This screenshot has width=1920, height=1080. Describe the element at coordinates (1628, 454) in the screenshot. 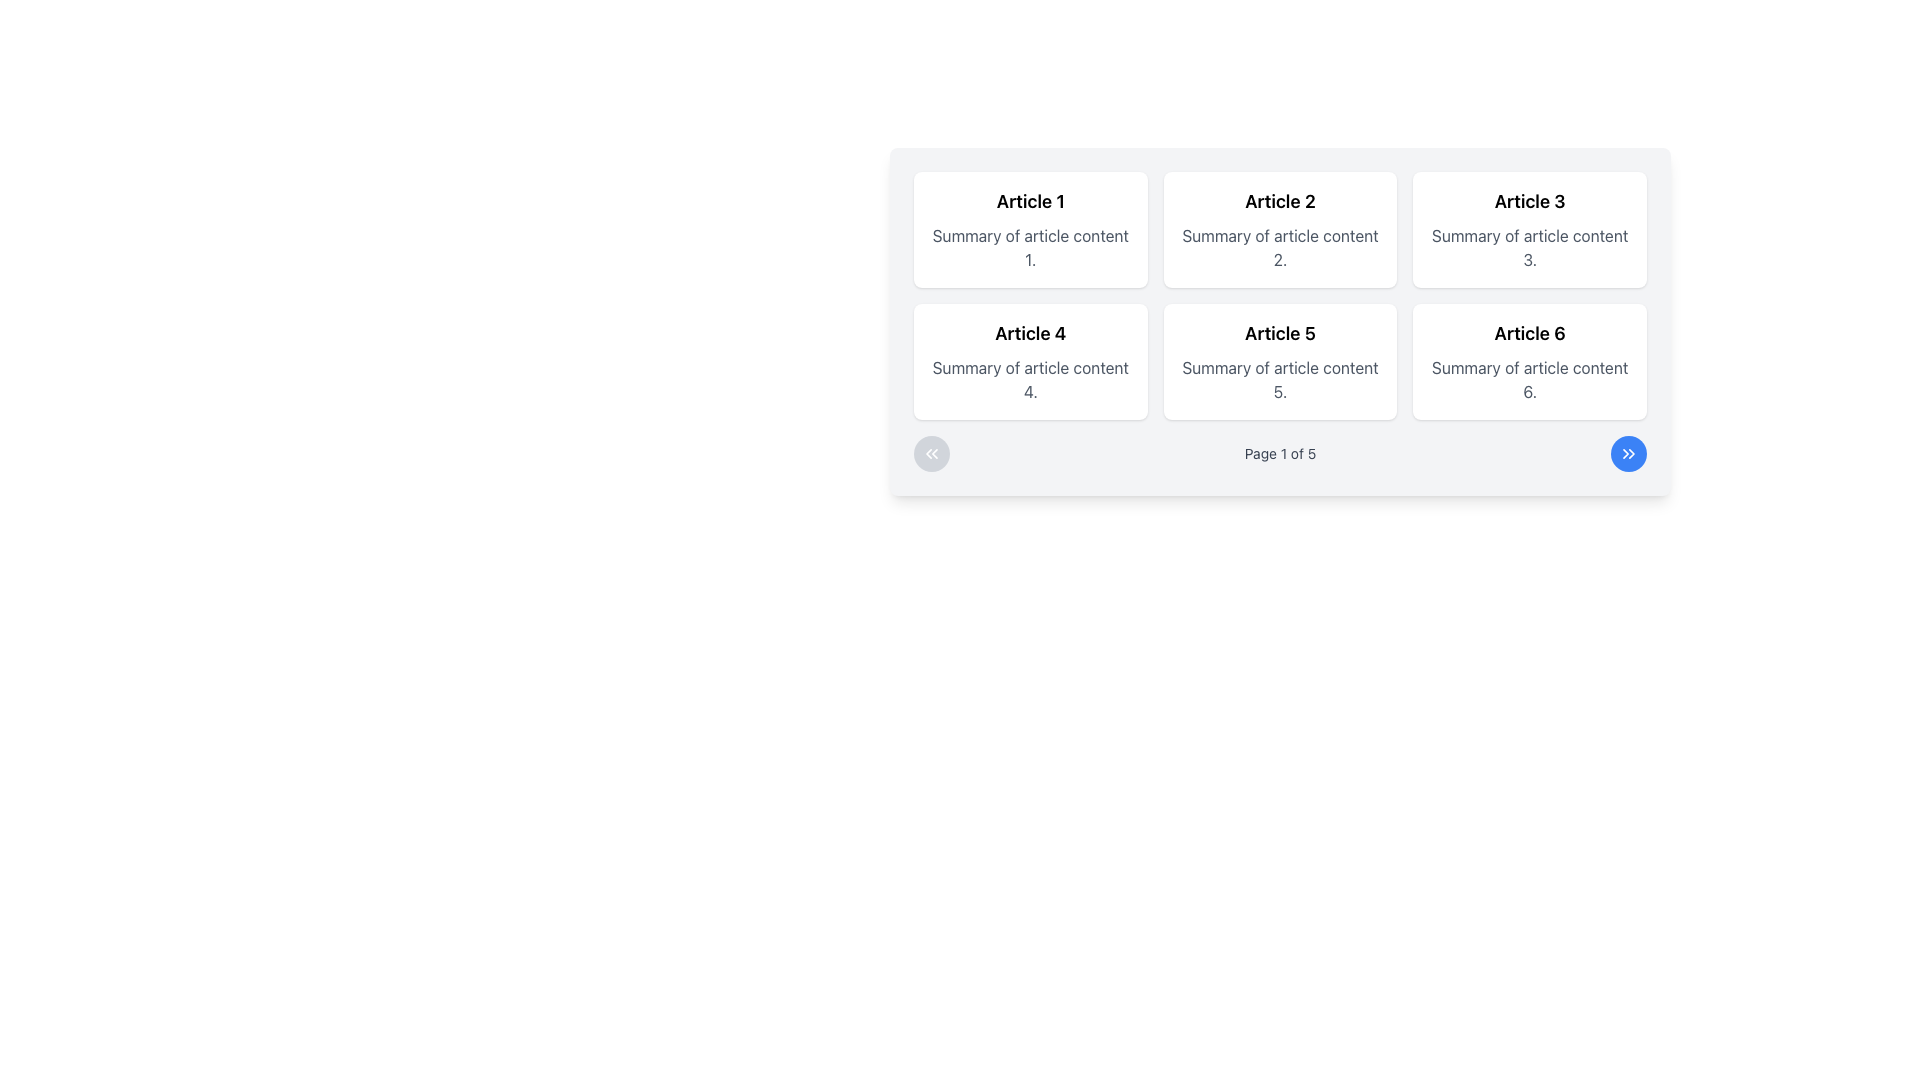

I see `the SVG icon within the circular button located at the bottom-right corner of the interface, which is used for navigating to the next page in a paginated list of articles` at that location.